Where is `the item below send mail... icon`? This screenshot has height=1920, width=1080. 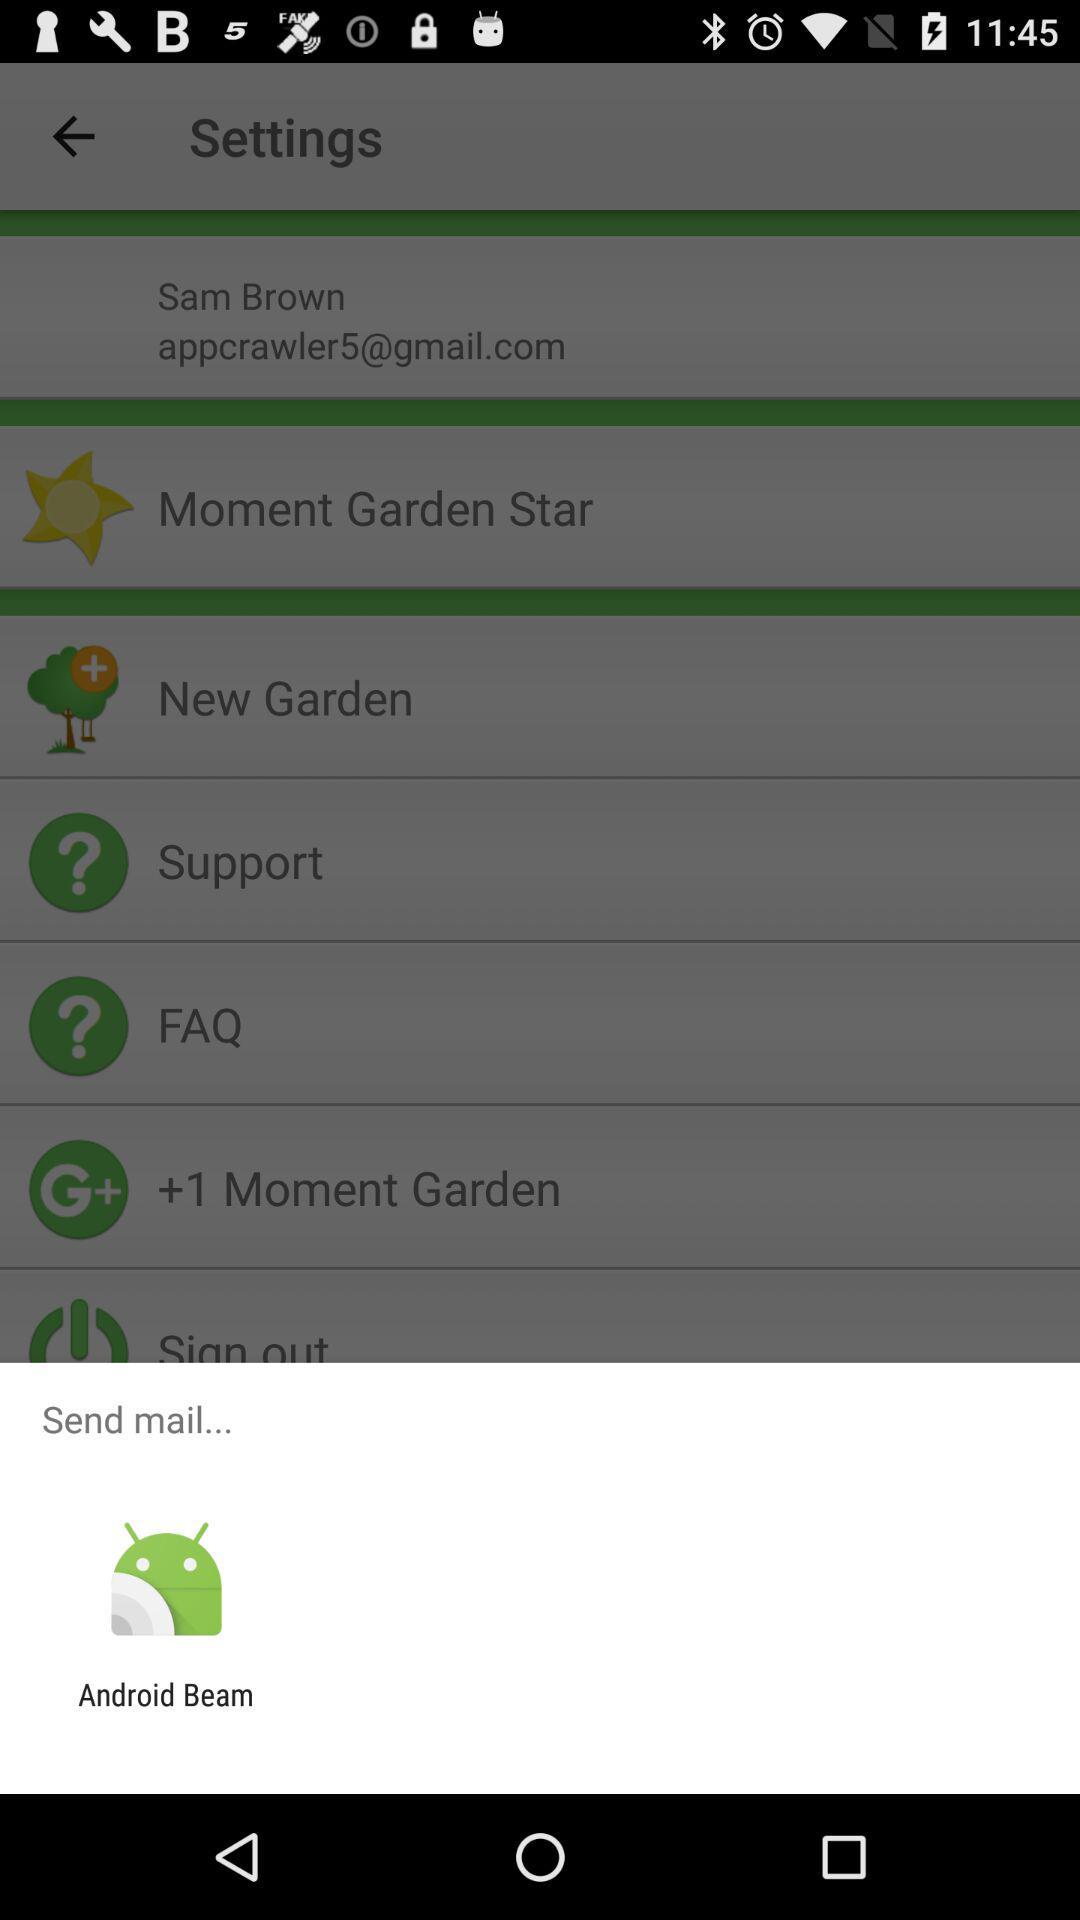 the item below send mail... icon is located at coordinates (165, 1579).